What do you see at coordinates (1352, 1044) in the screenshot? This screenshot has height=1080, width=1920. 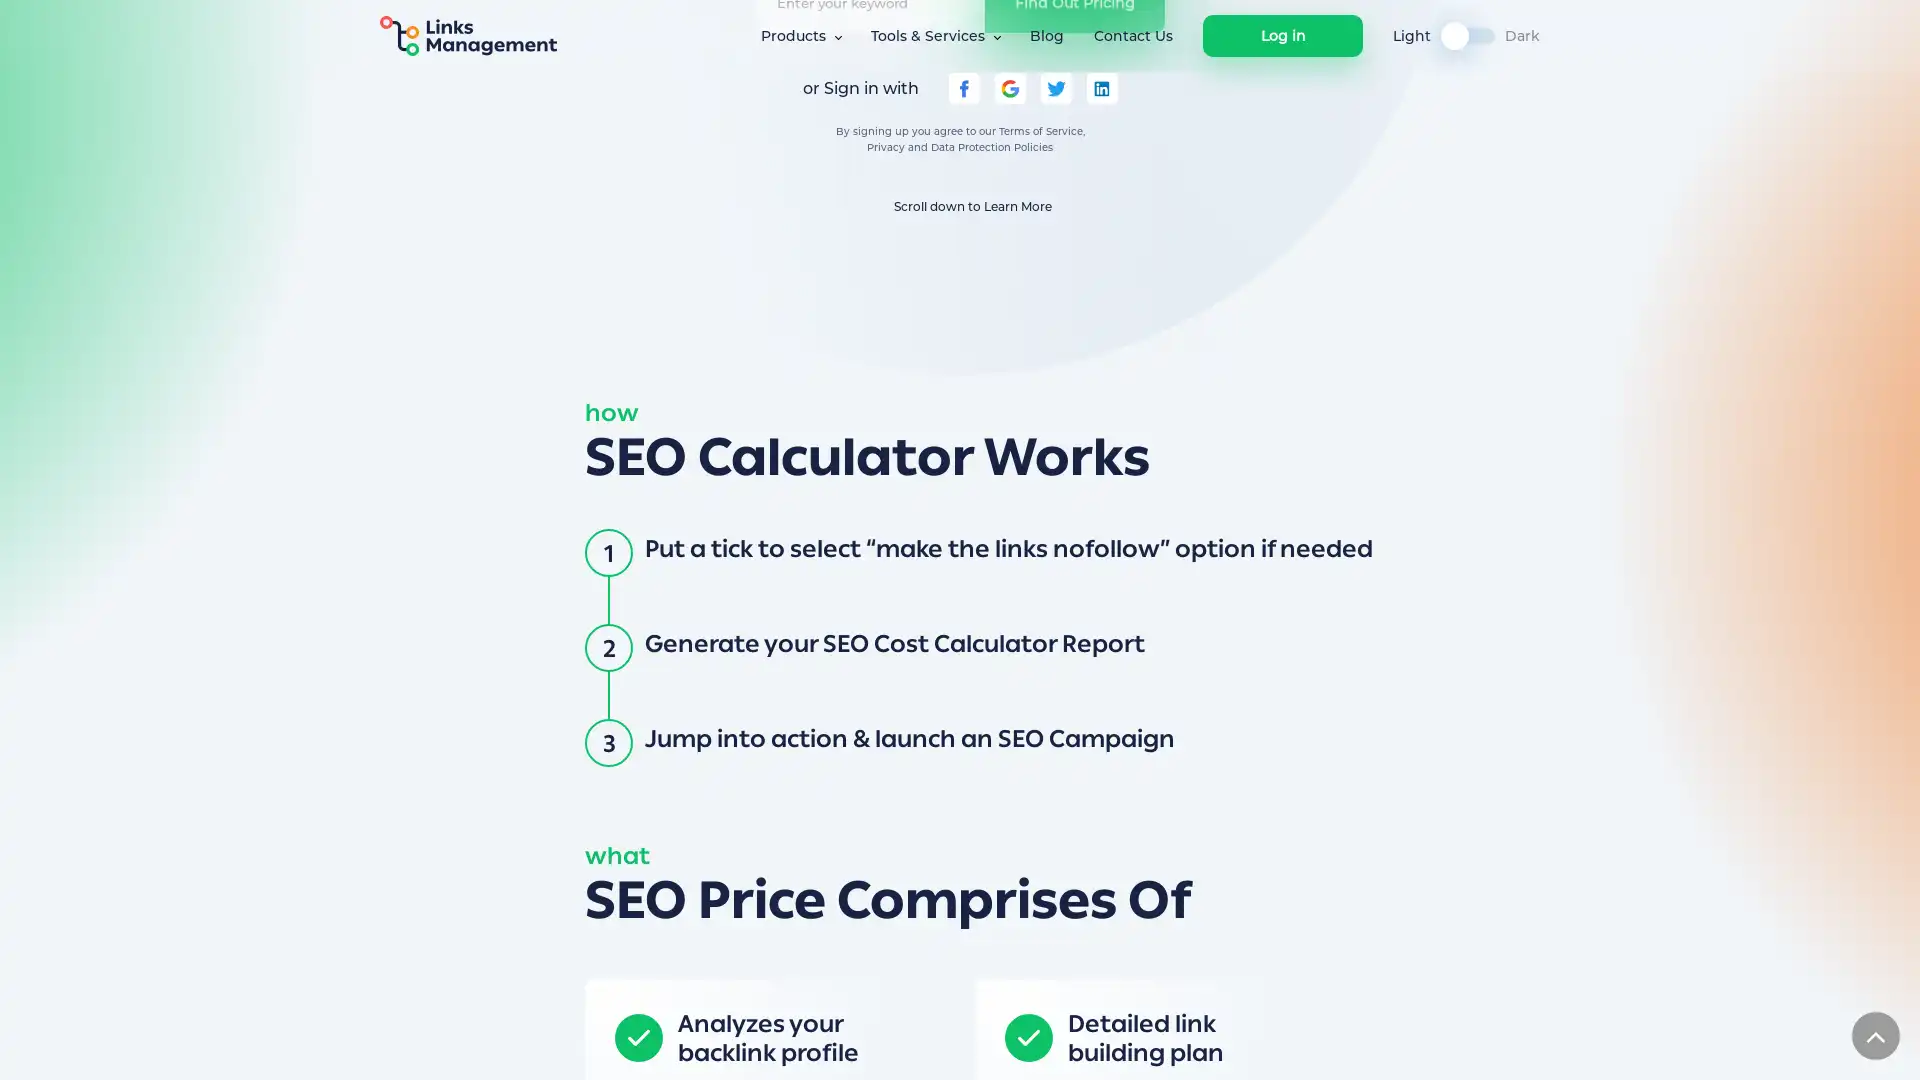 I see `Got It!` at bounding box center [1352, 1044].